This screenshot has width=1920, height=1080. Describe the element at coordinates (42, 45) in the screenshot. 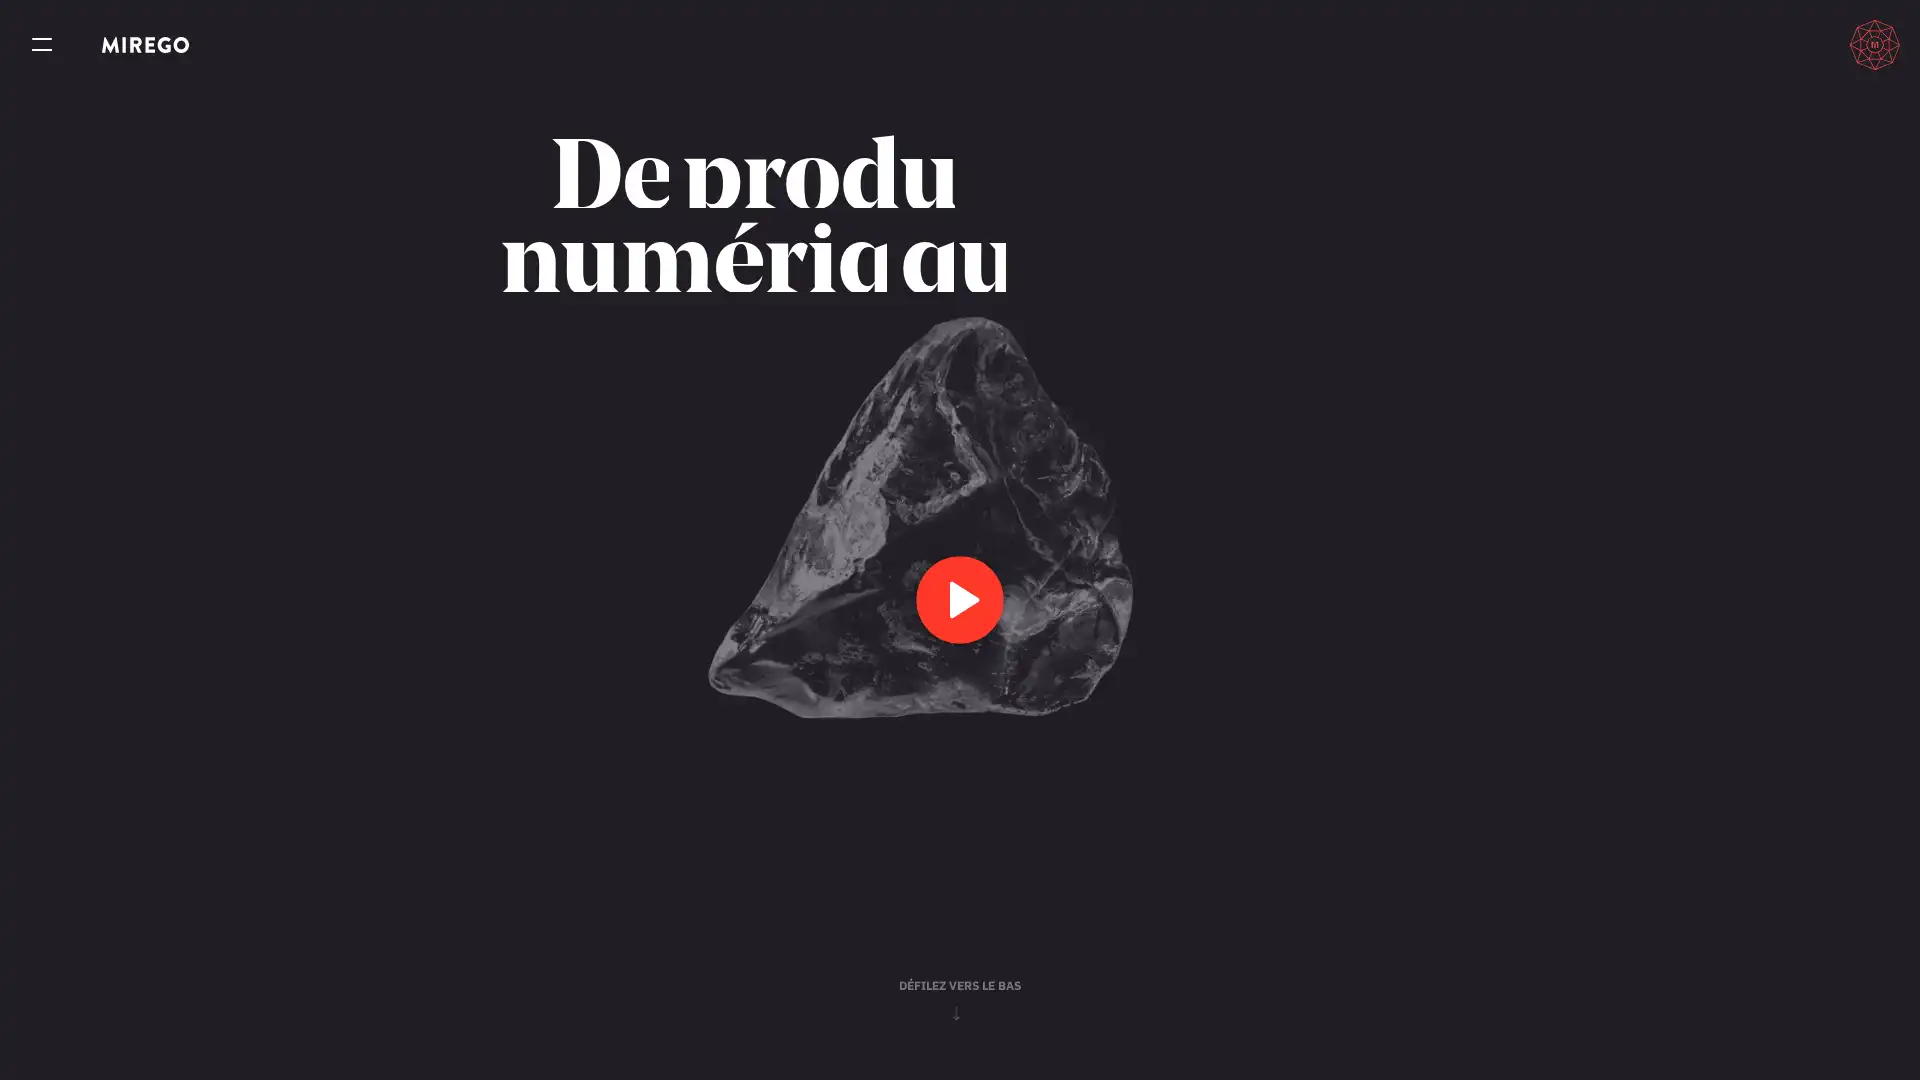

I see `Voir la navigation` at that location.